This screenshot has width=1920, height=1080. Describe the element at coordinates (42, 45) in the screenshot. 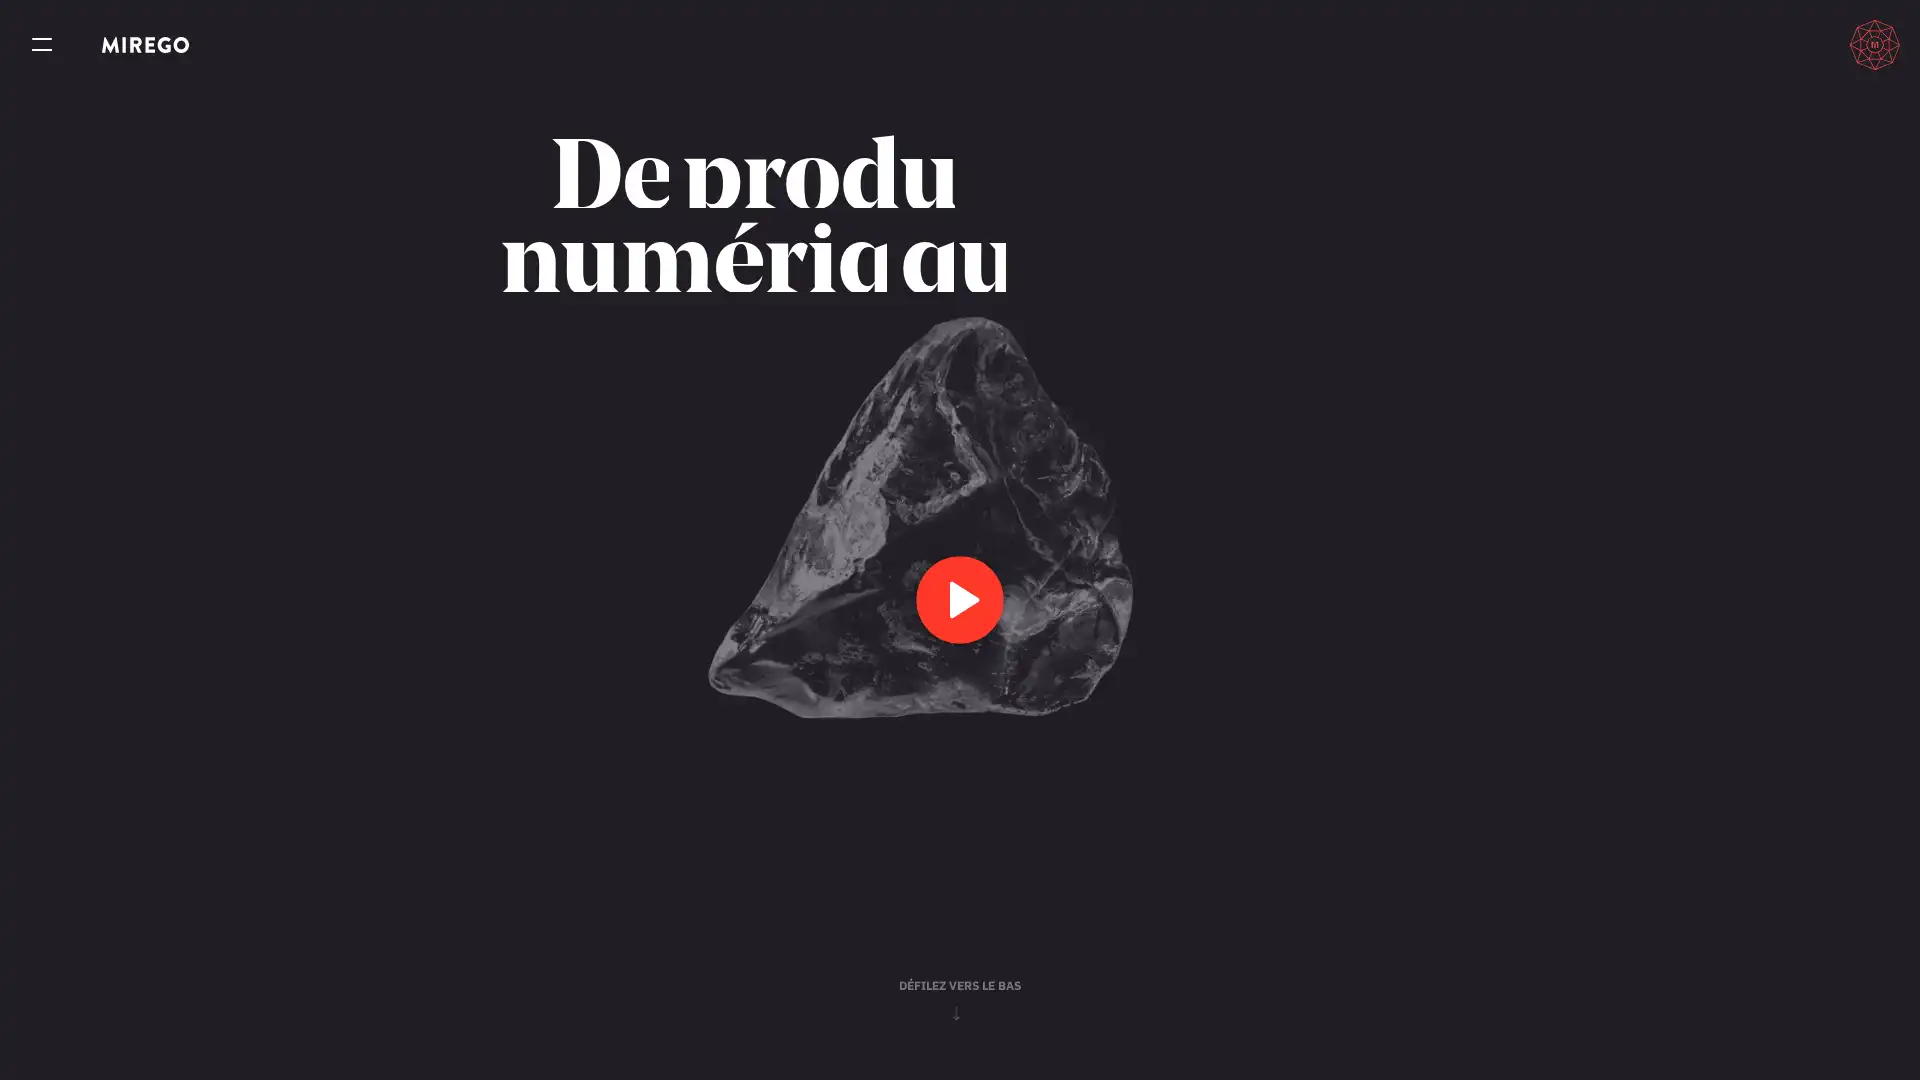

I see `Voir la navigation` at that location.